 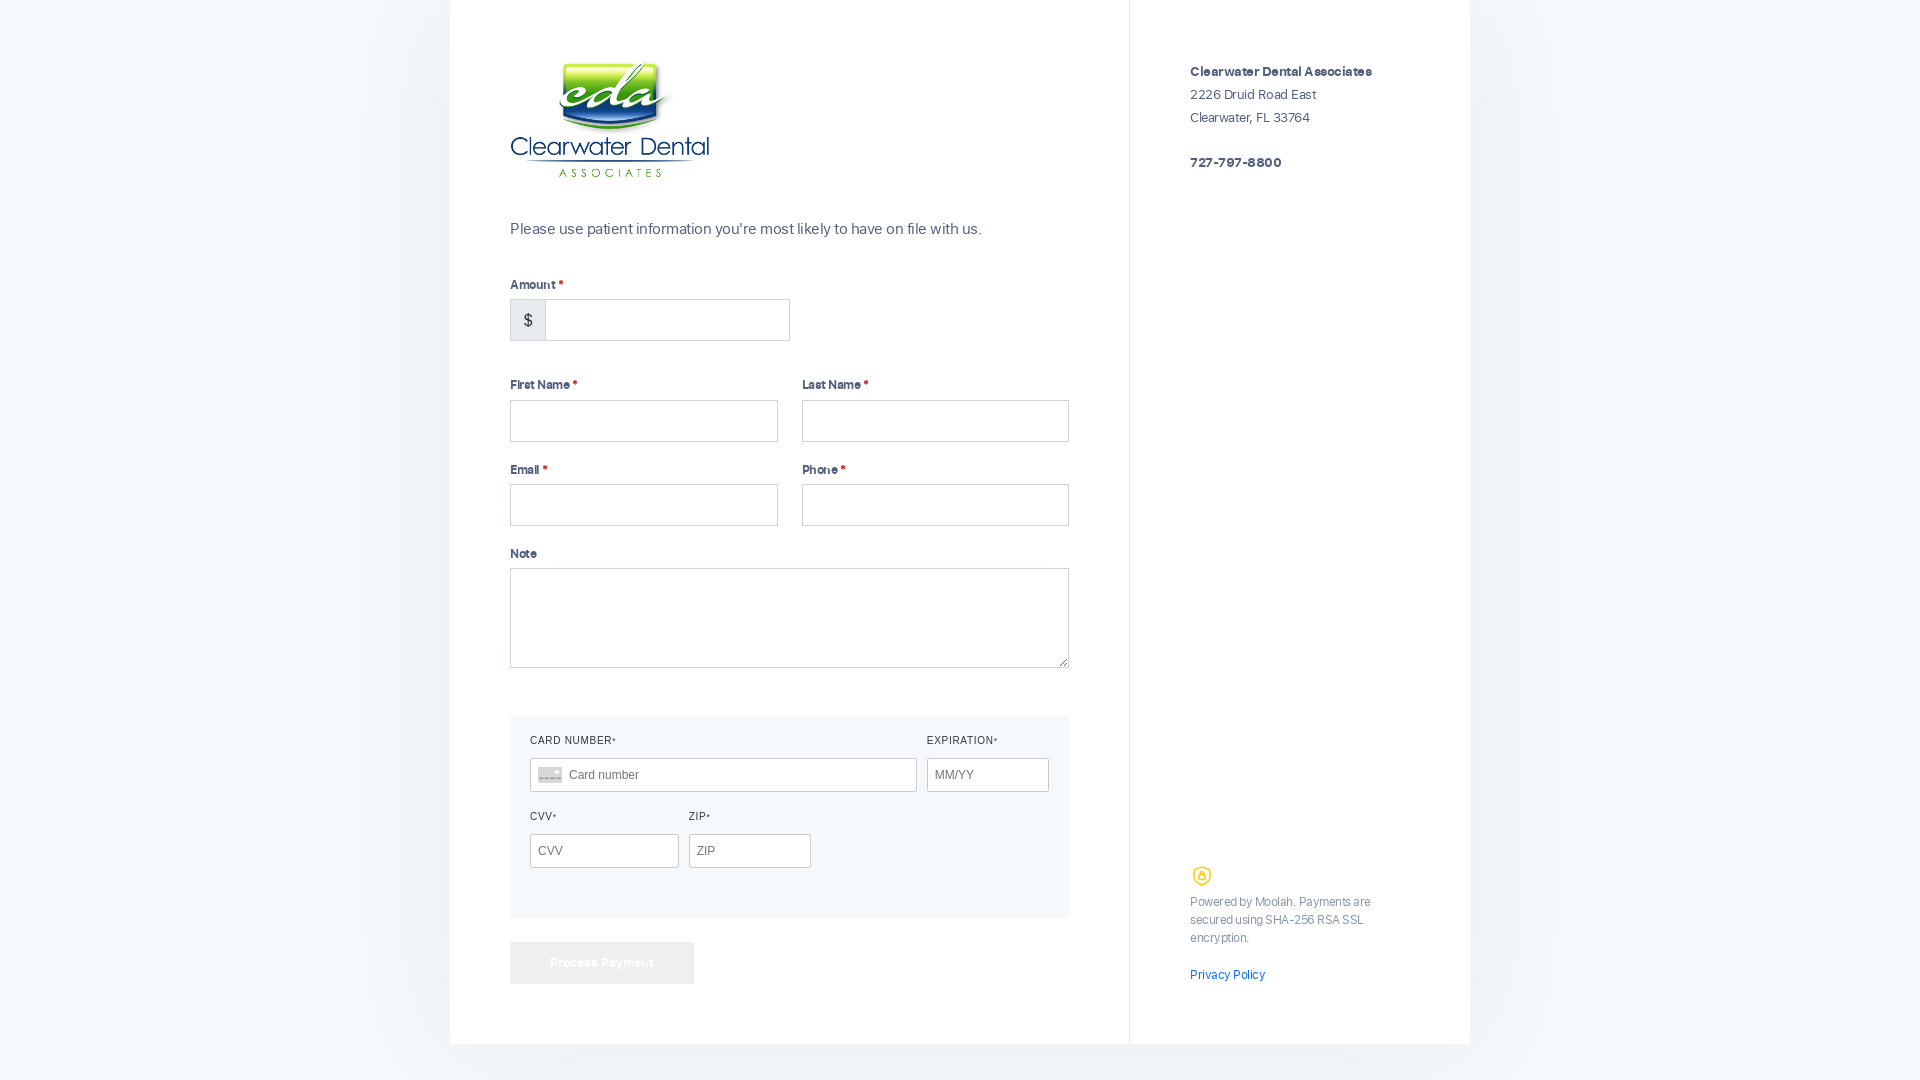 What do you see at coordinates (600, 962) in the screenshot?
I see `'Process Payment'` at bounding box center [600, 962].